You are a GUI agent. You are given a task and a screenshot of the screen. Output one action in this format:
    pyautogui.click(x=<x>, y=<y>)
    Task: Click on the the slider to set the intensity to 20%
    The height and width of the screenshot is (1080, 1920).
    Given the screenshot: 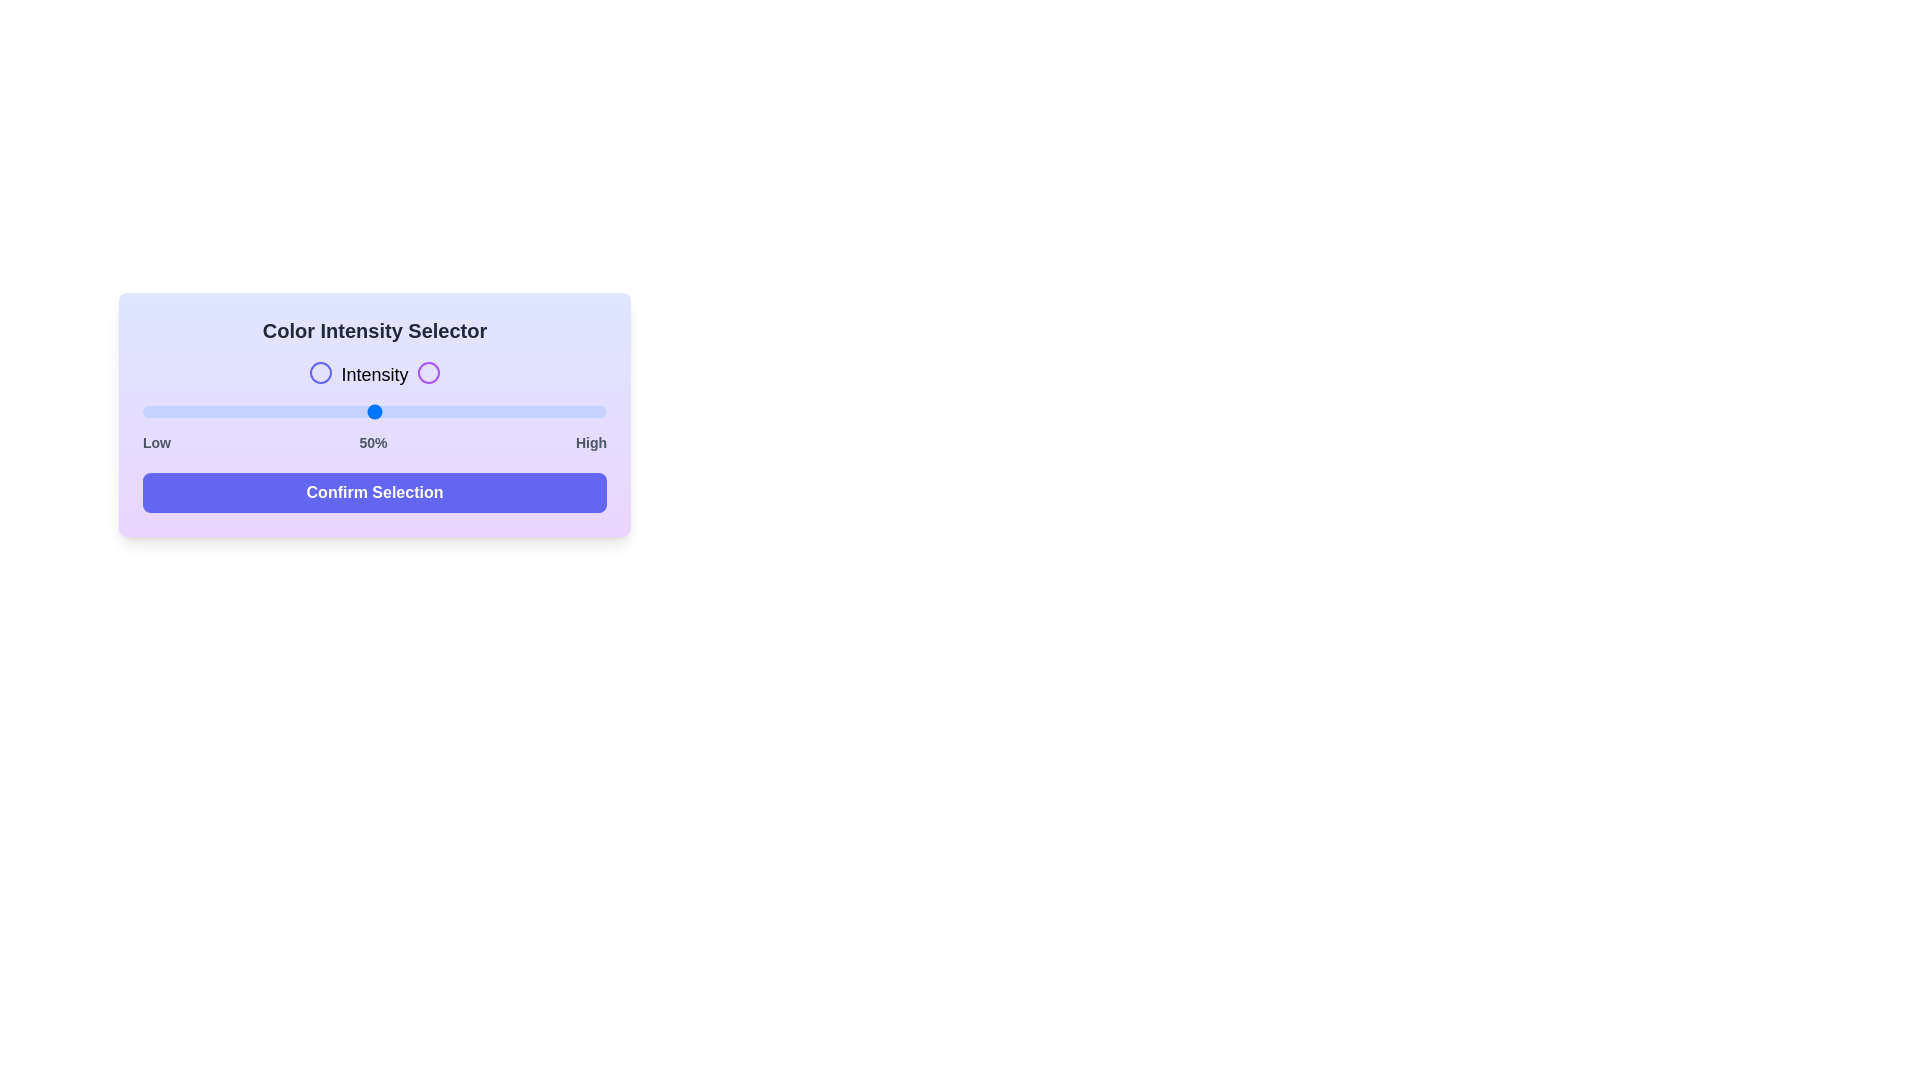 What is the action you would take?
    pyautogui.click(x=235, y=411)
    